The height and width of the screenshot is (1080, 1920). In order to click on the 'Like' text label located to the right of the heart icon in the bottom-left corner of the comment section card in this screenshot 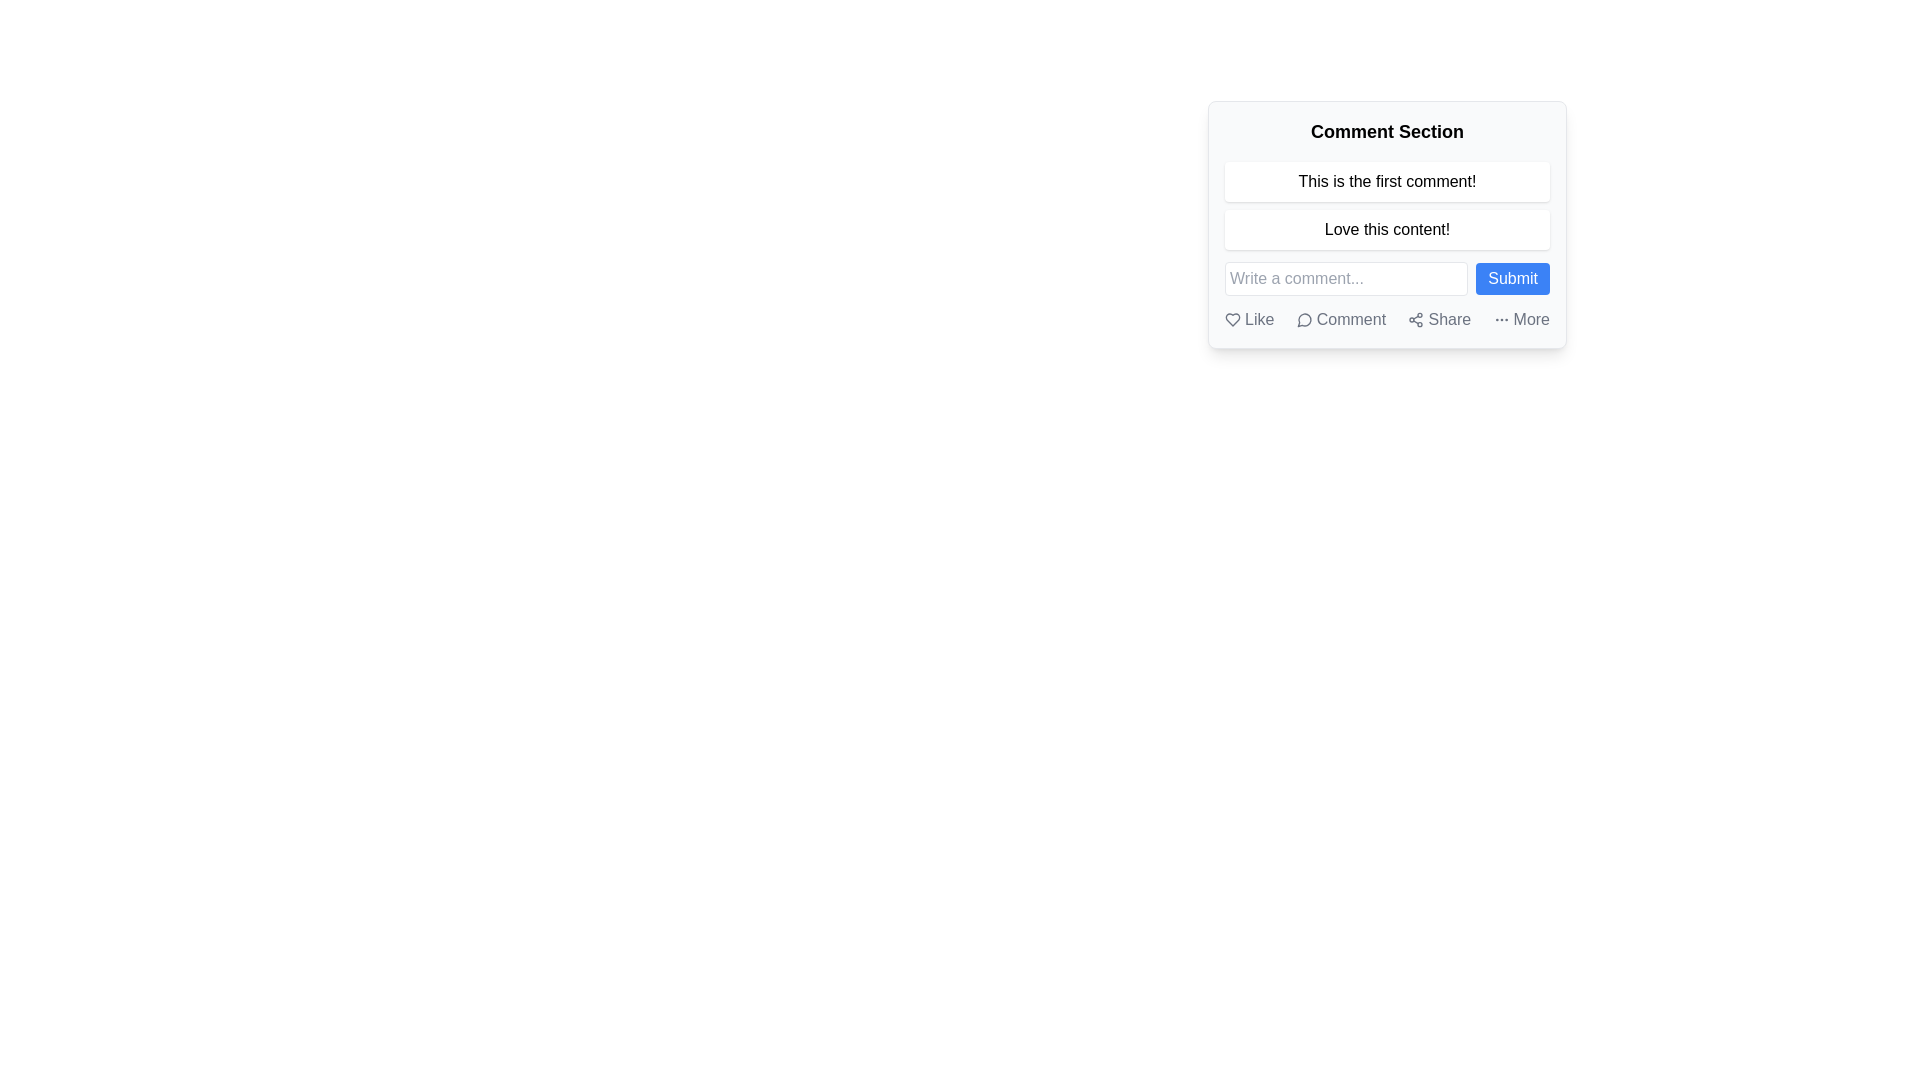, I will do `click(1257, 319)`.